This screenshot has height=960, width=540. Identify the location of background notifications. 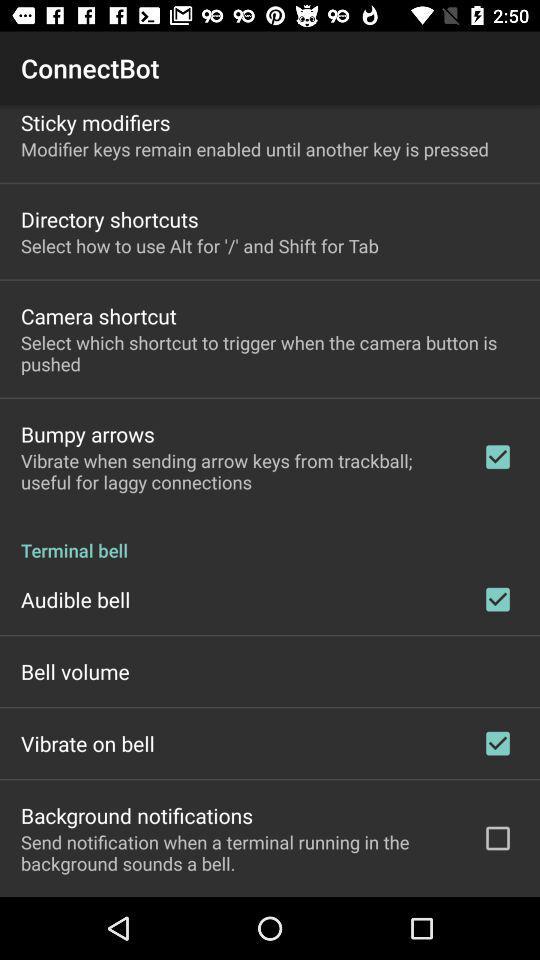
(136, 815).